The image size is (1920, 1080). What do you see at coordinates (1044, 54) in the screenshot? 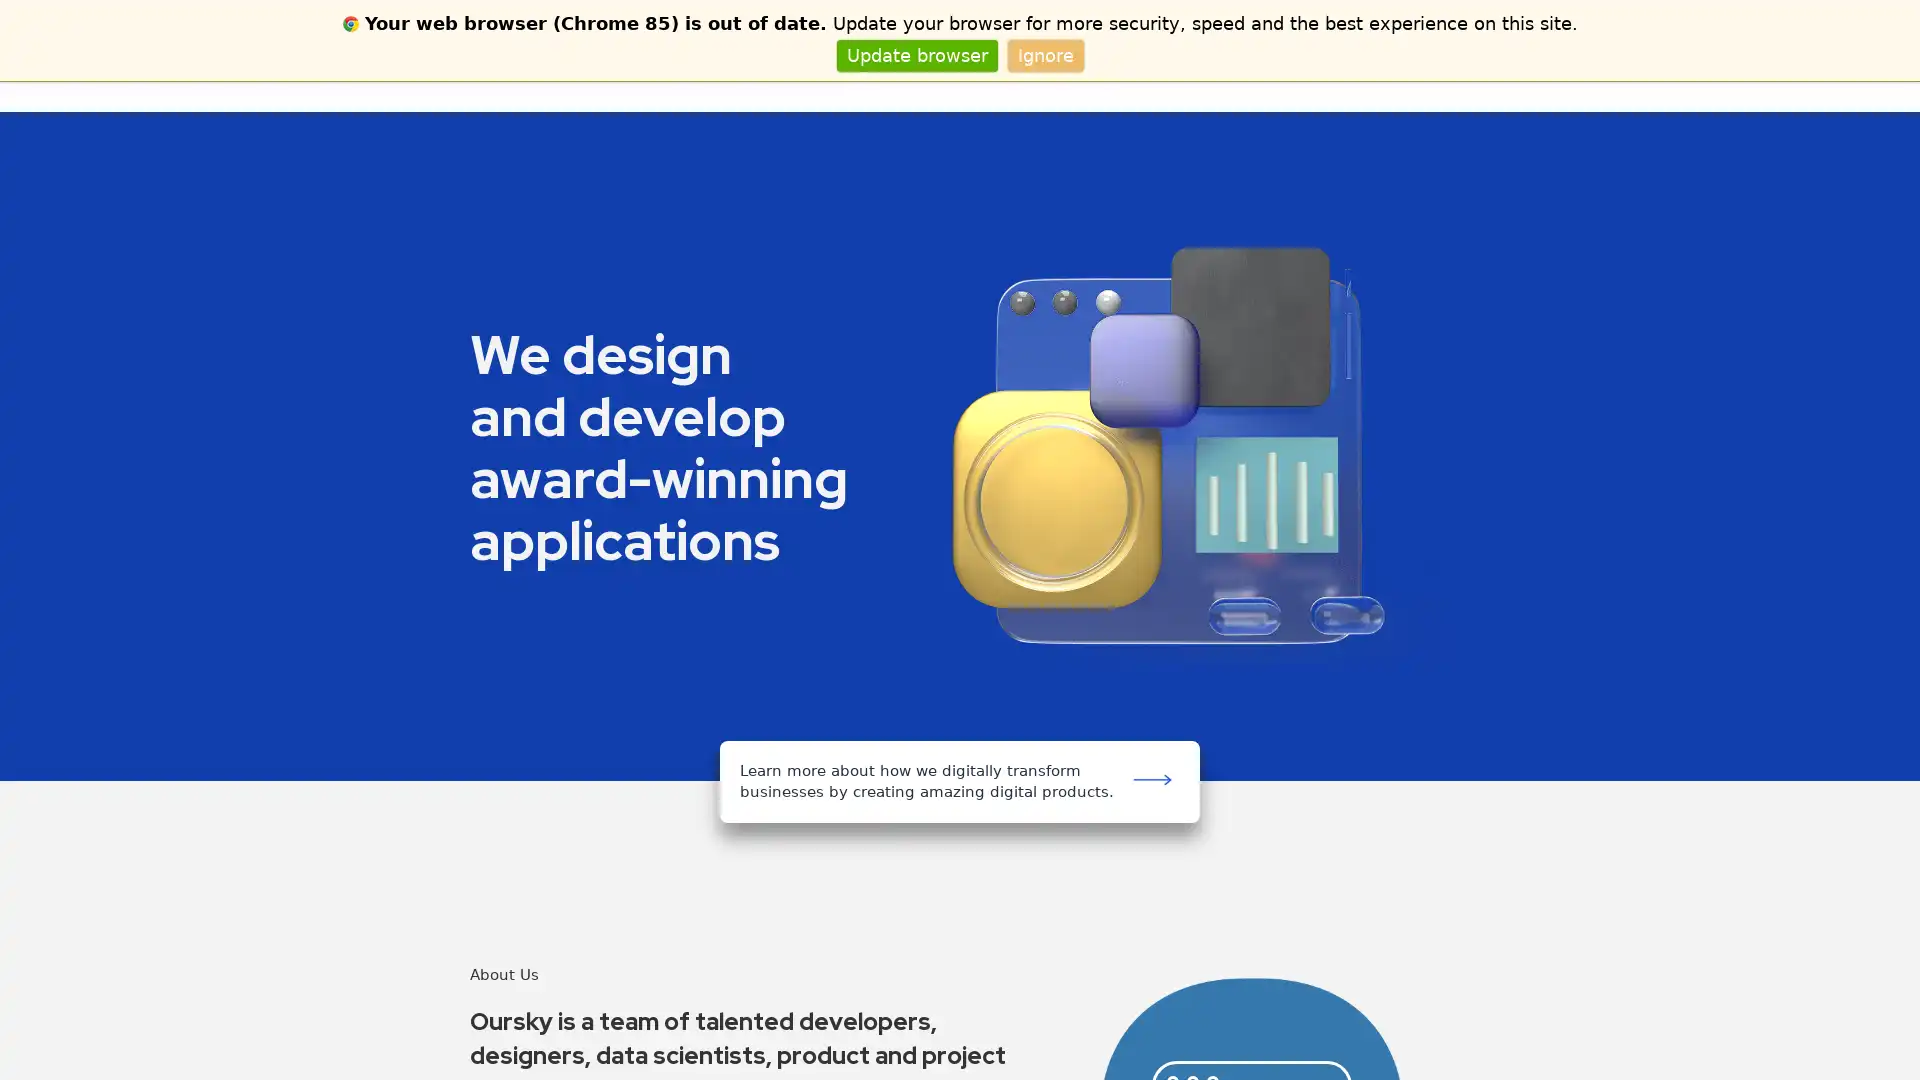
I see `Ignore` at bounding box center [1044, 54].